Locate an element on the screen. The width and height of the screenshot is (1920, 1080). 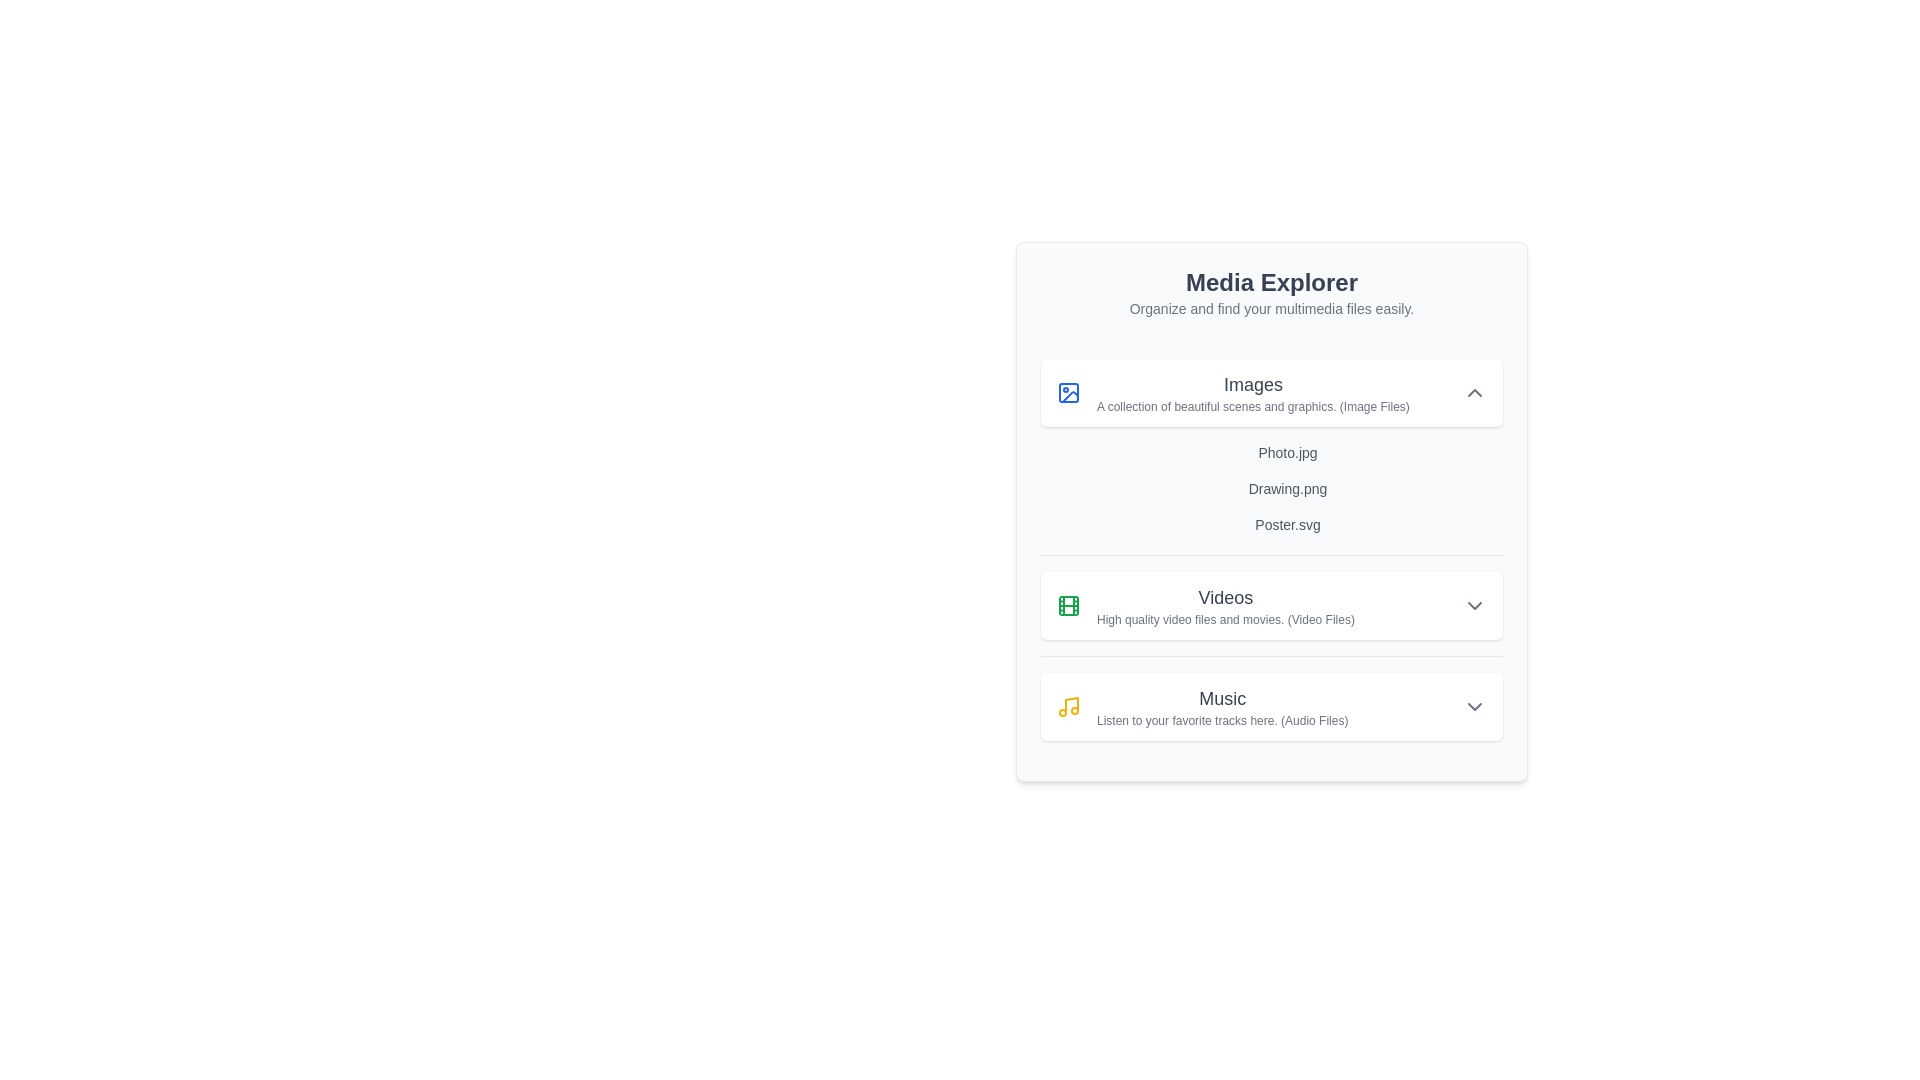
the text element that reads 'A collection of beautiful scenes and graphics. (Image Files)', which is located below the 'Images' label in the 'Media Explorer' section is located at coordinates (1252, 406).